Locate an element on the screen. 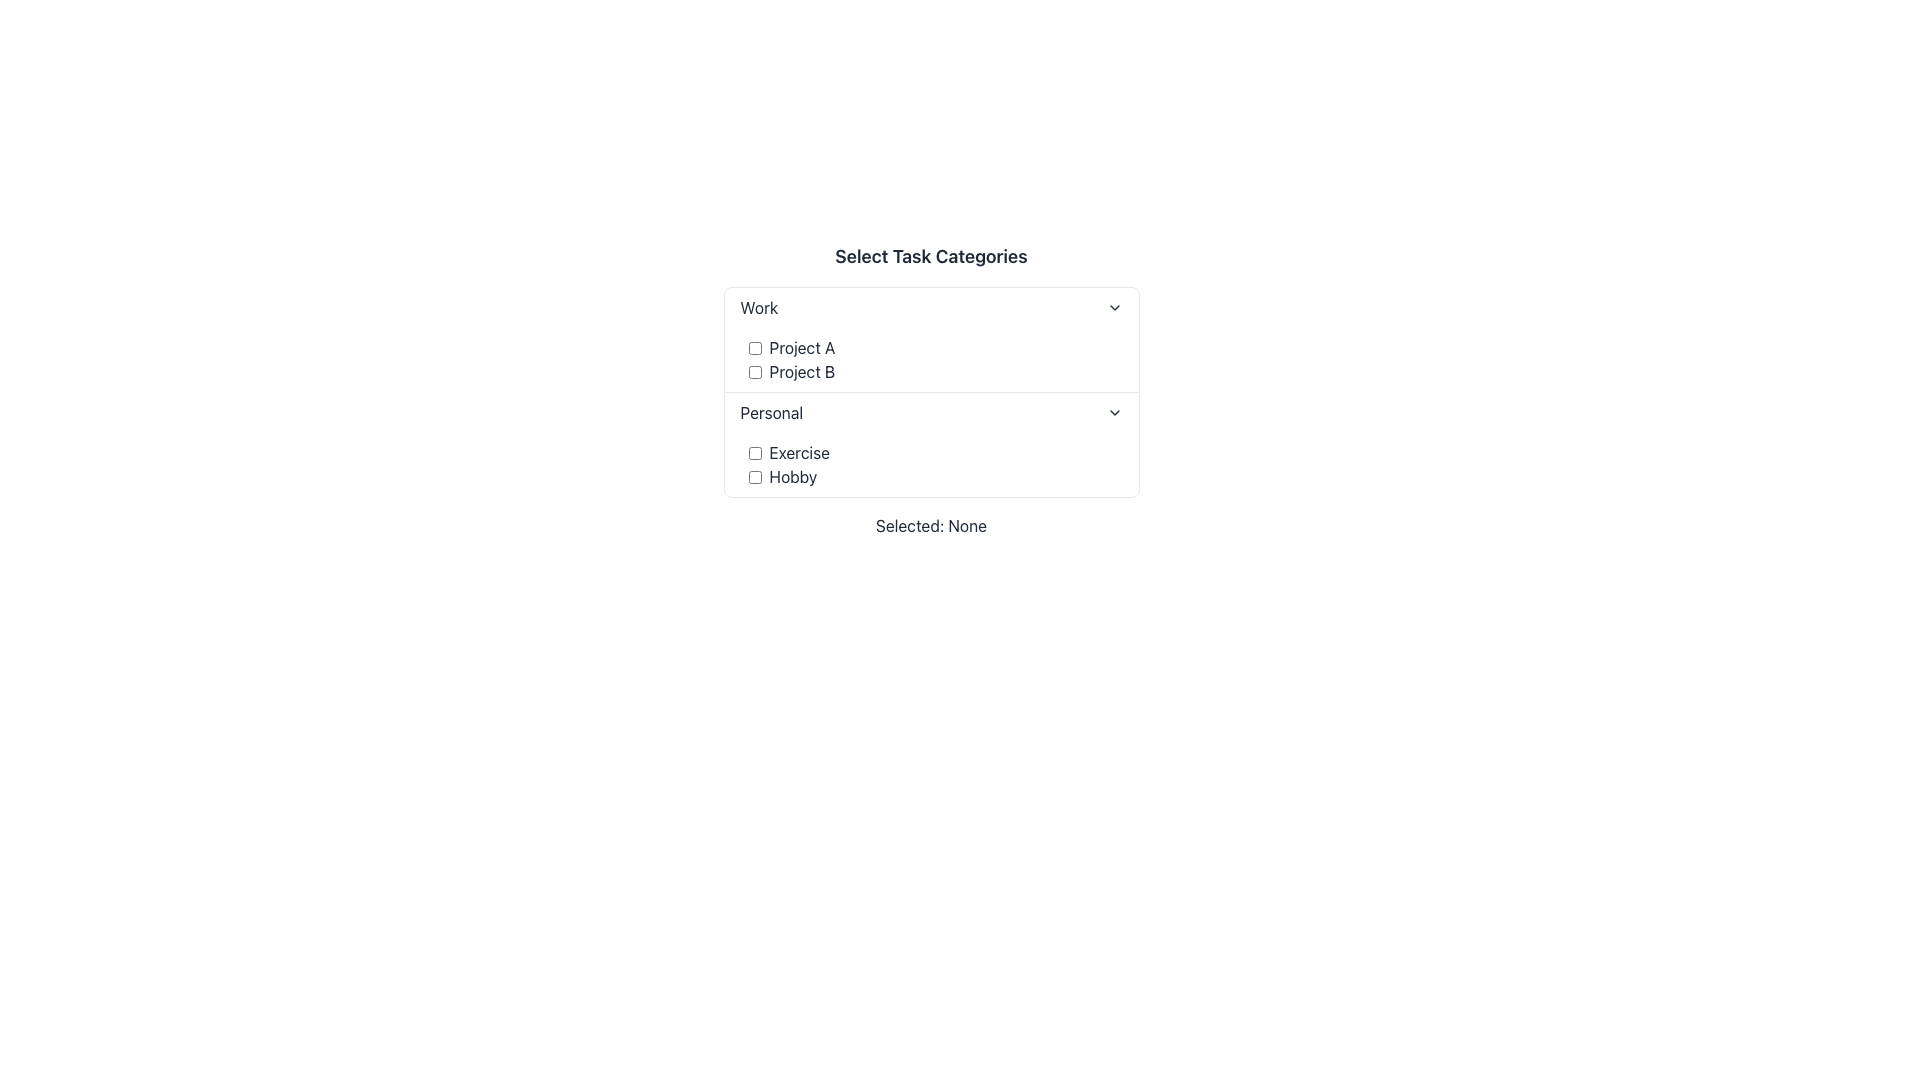  the label displaying 'Project B', which is the second item under the 'Work' category and is positioned directly below 'Project A' is located at coordinates (802, 371).